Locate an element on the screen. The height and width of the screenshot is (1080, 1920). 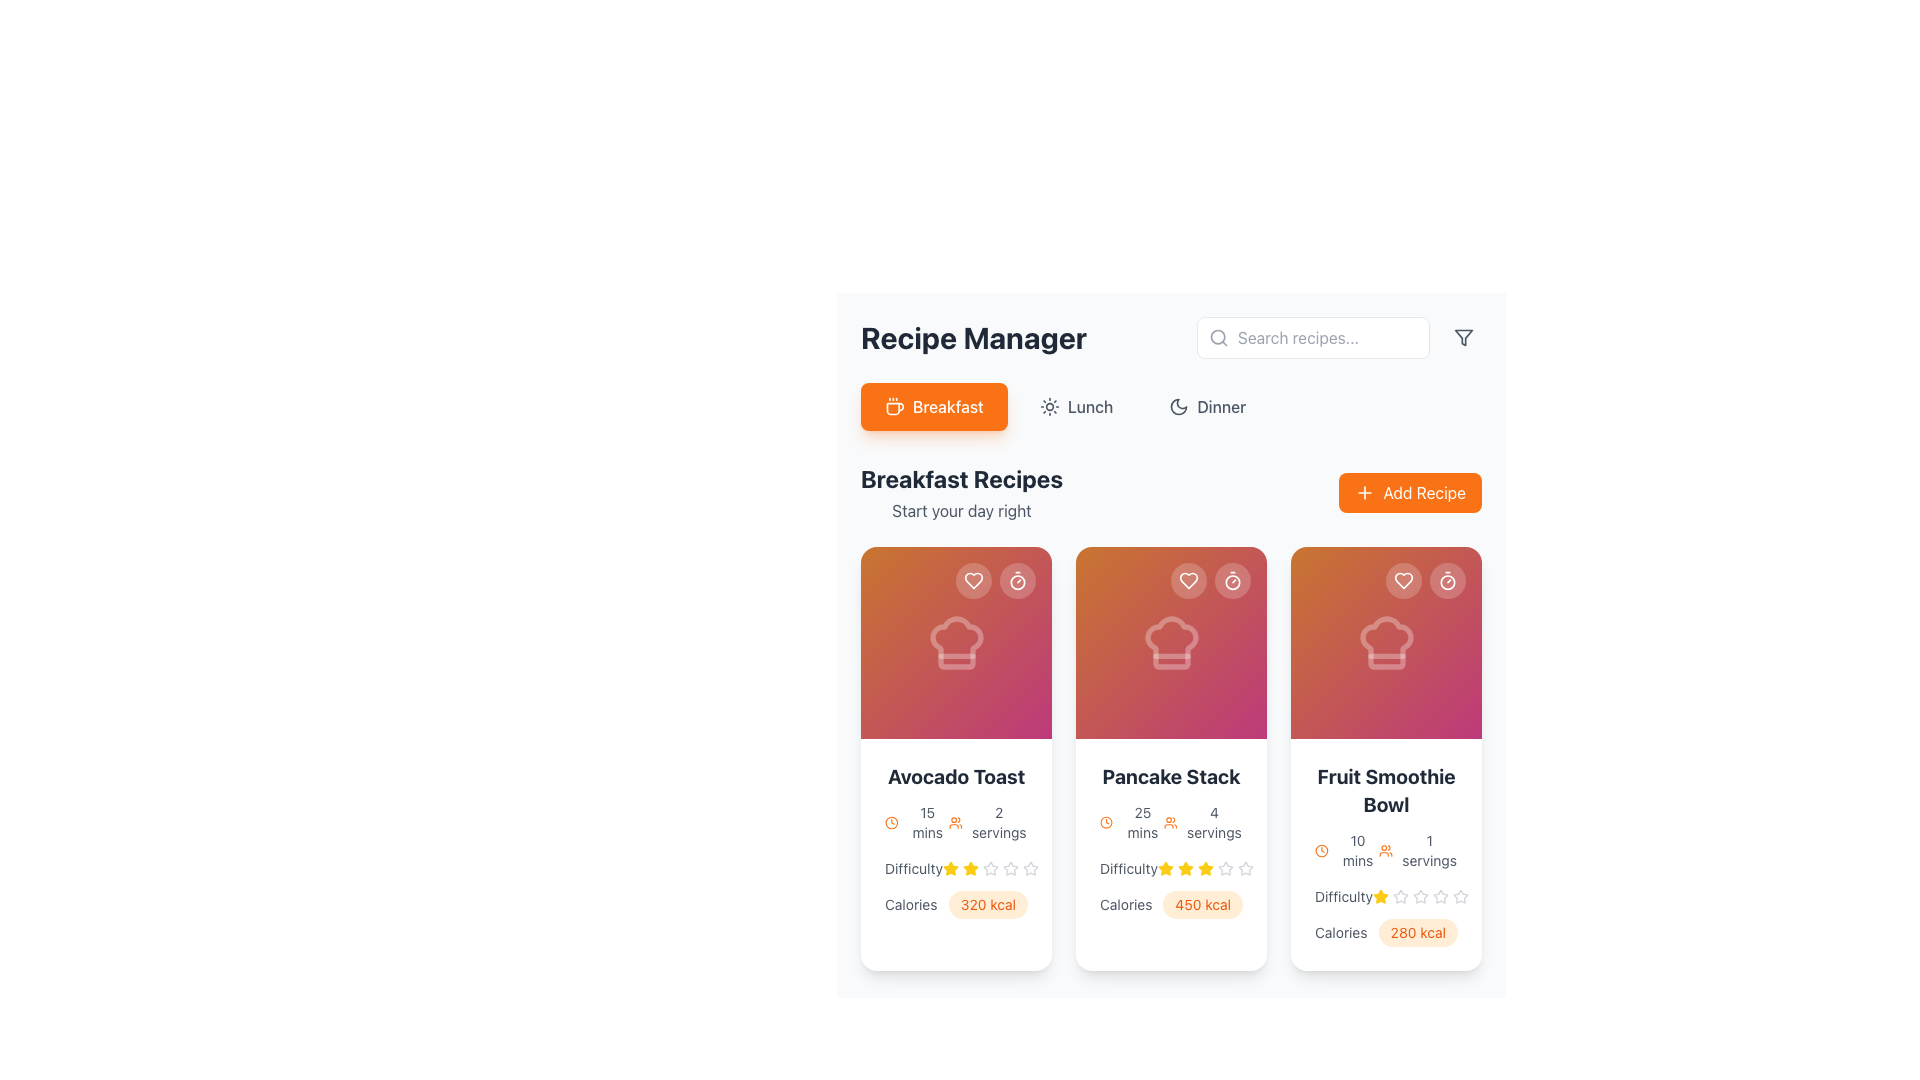
the 'Dinner' tab in the tab navigation component located below the 'Recipe Manager' header to filter by dinner recipes is located at coordinates (1171, 406).